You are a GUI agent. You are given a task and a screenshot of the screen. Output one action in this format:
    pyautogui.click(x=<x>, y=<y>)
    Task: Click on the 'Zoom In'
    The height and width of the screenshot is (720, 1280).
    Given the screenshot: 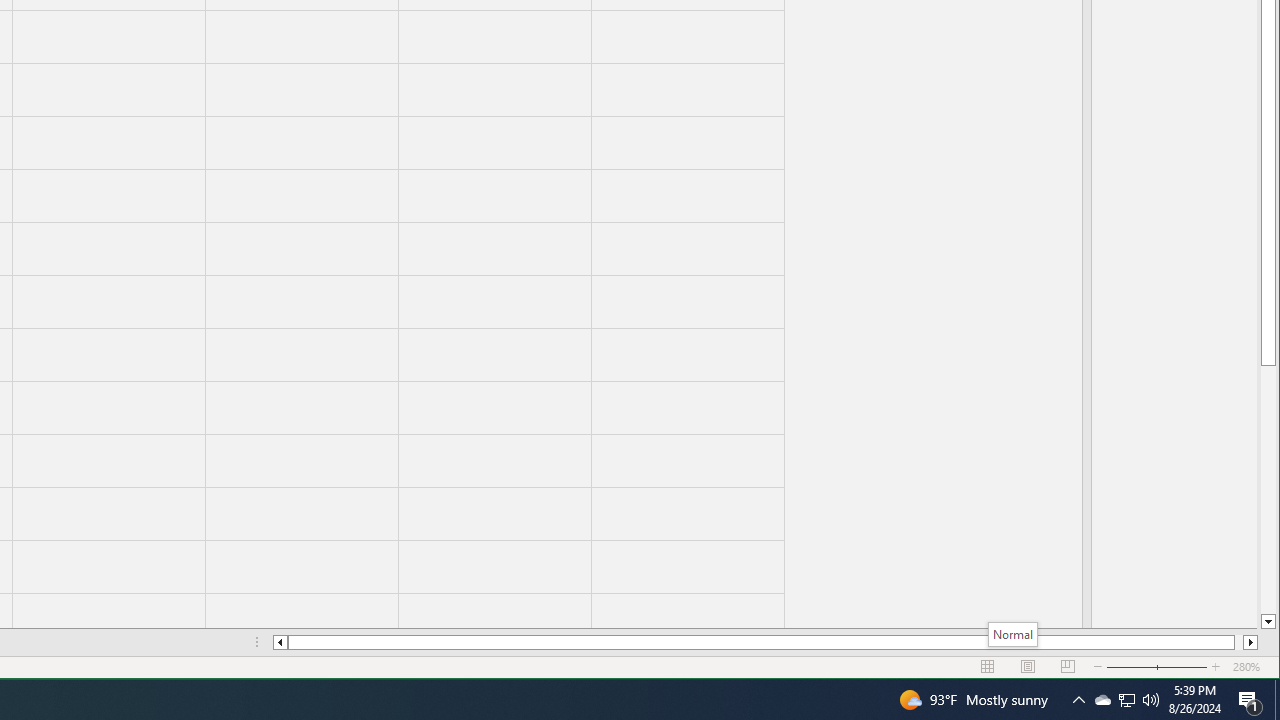 What is the action you would take?
    pyautogui.click(x=1215, y=667)
    